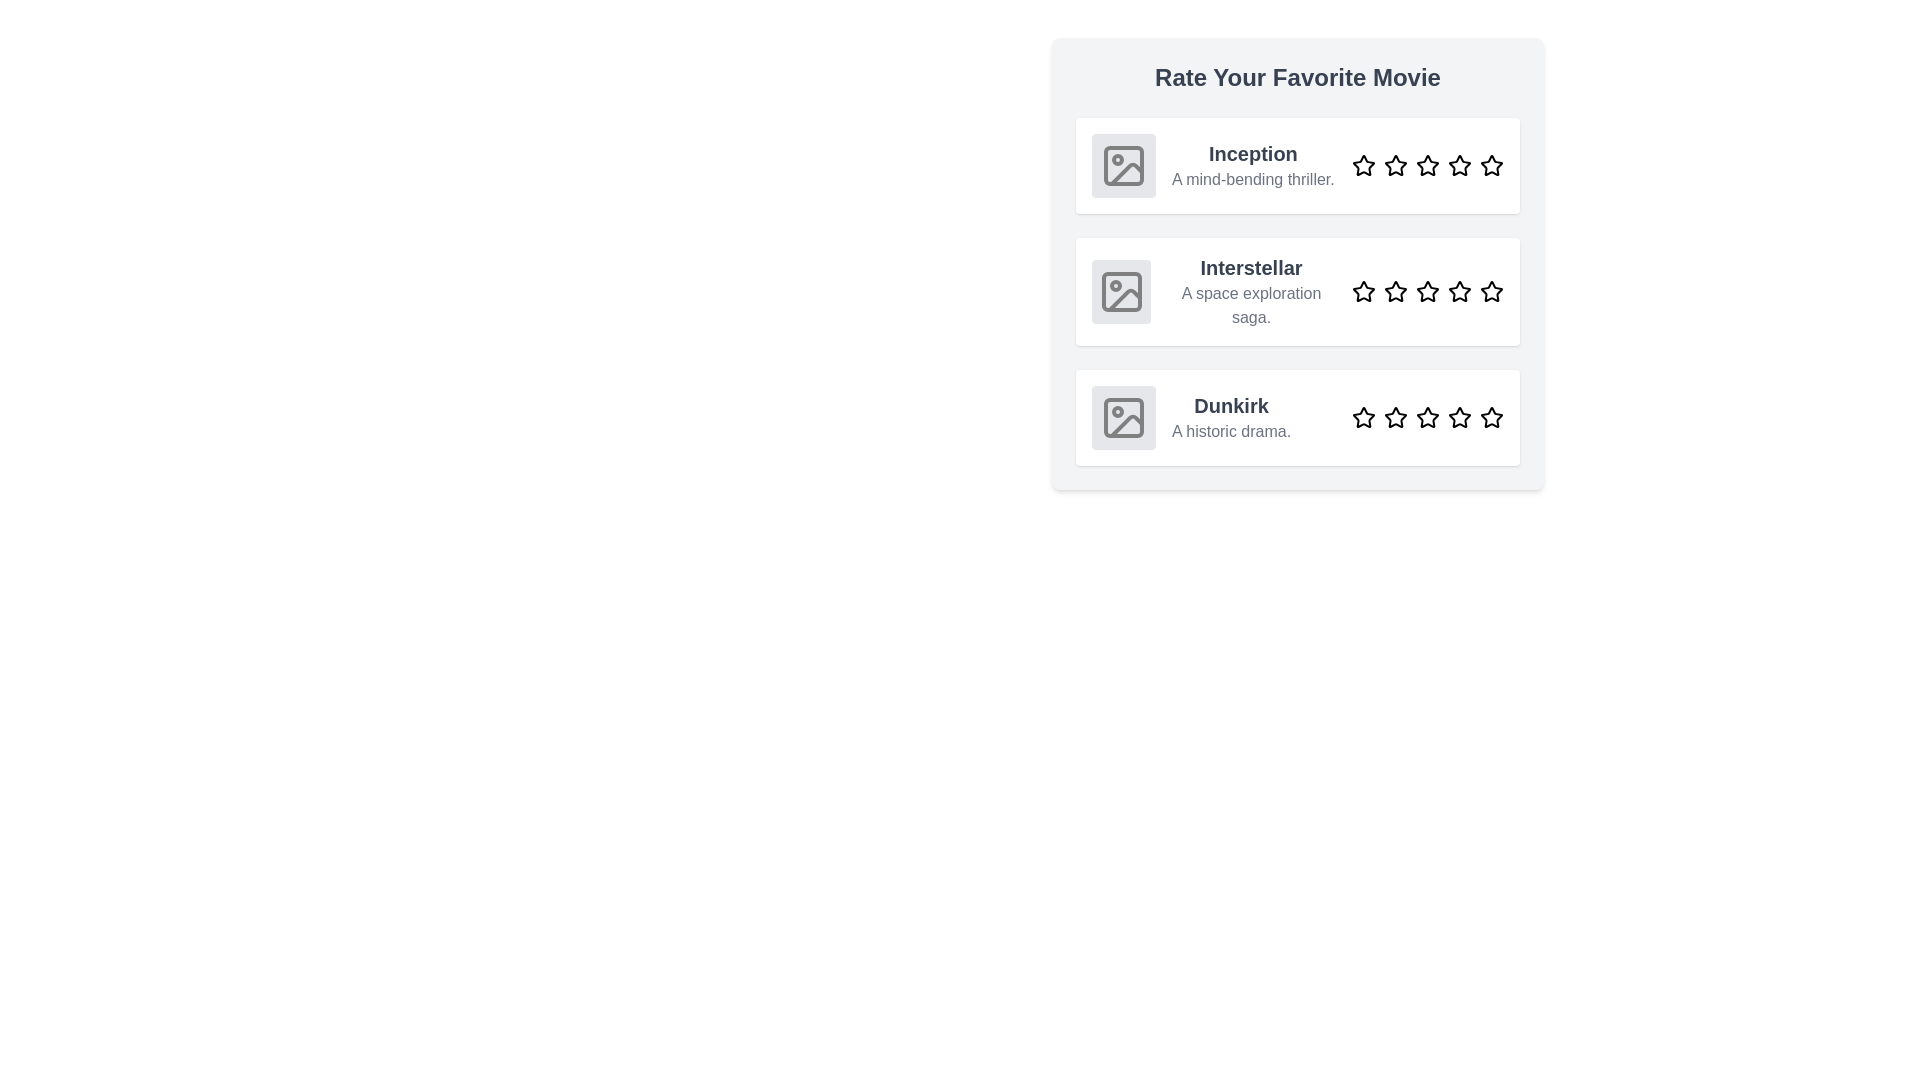  What do you see at coordinates (1395, 164) in the screenshot?
I see `the second star icon in the ratings section to set the movie 'Inception' rating to two out of five` at bounding box center [1395, 164].